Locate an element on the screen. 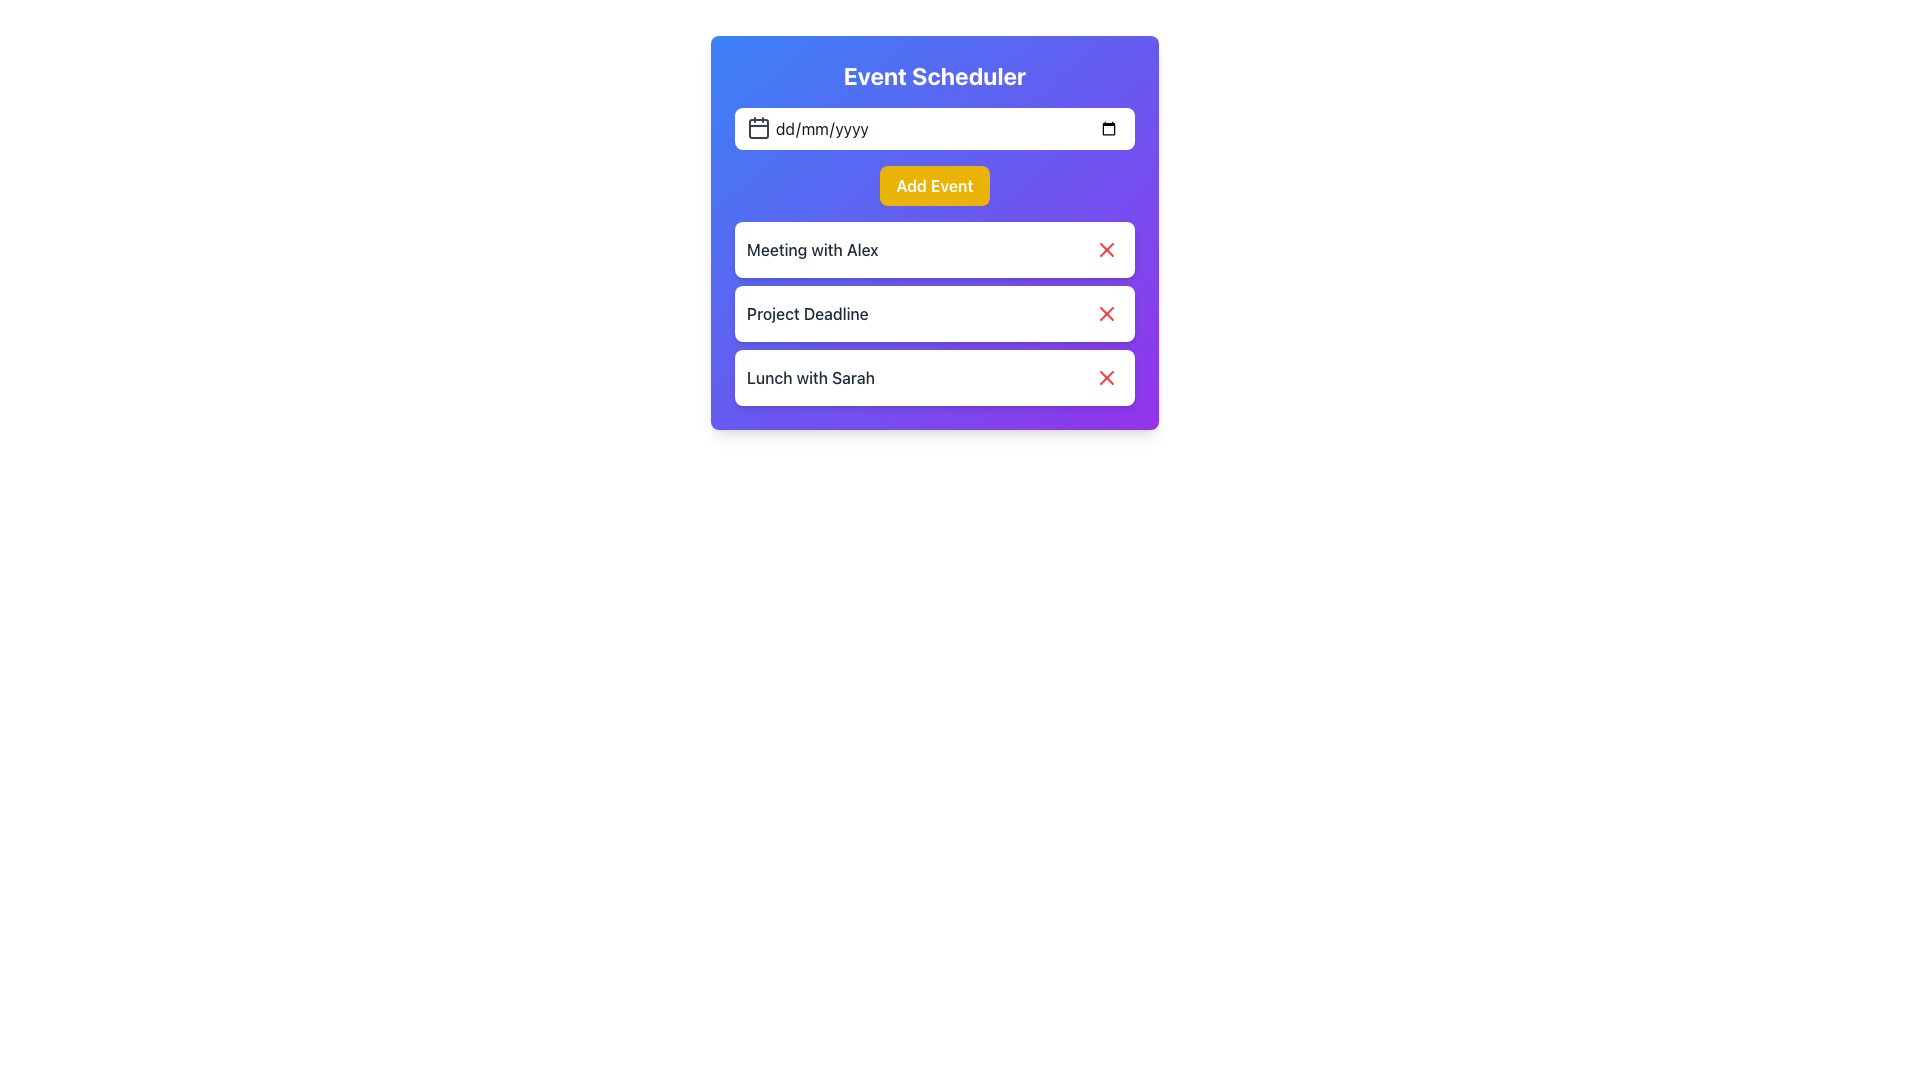  the delete button located in the top-right corner of the 'Meeting with Alex' event row in the event scheduler section is located at coordinates (1106, 249).